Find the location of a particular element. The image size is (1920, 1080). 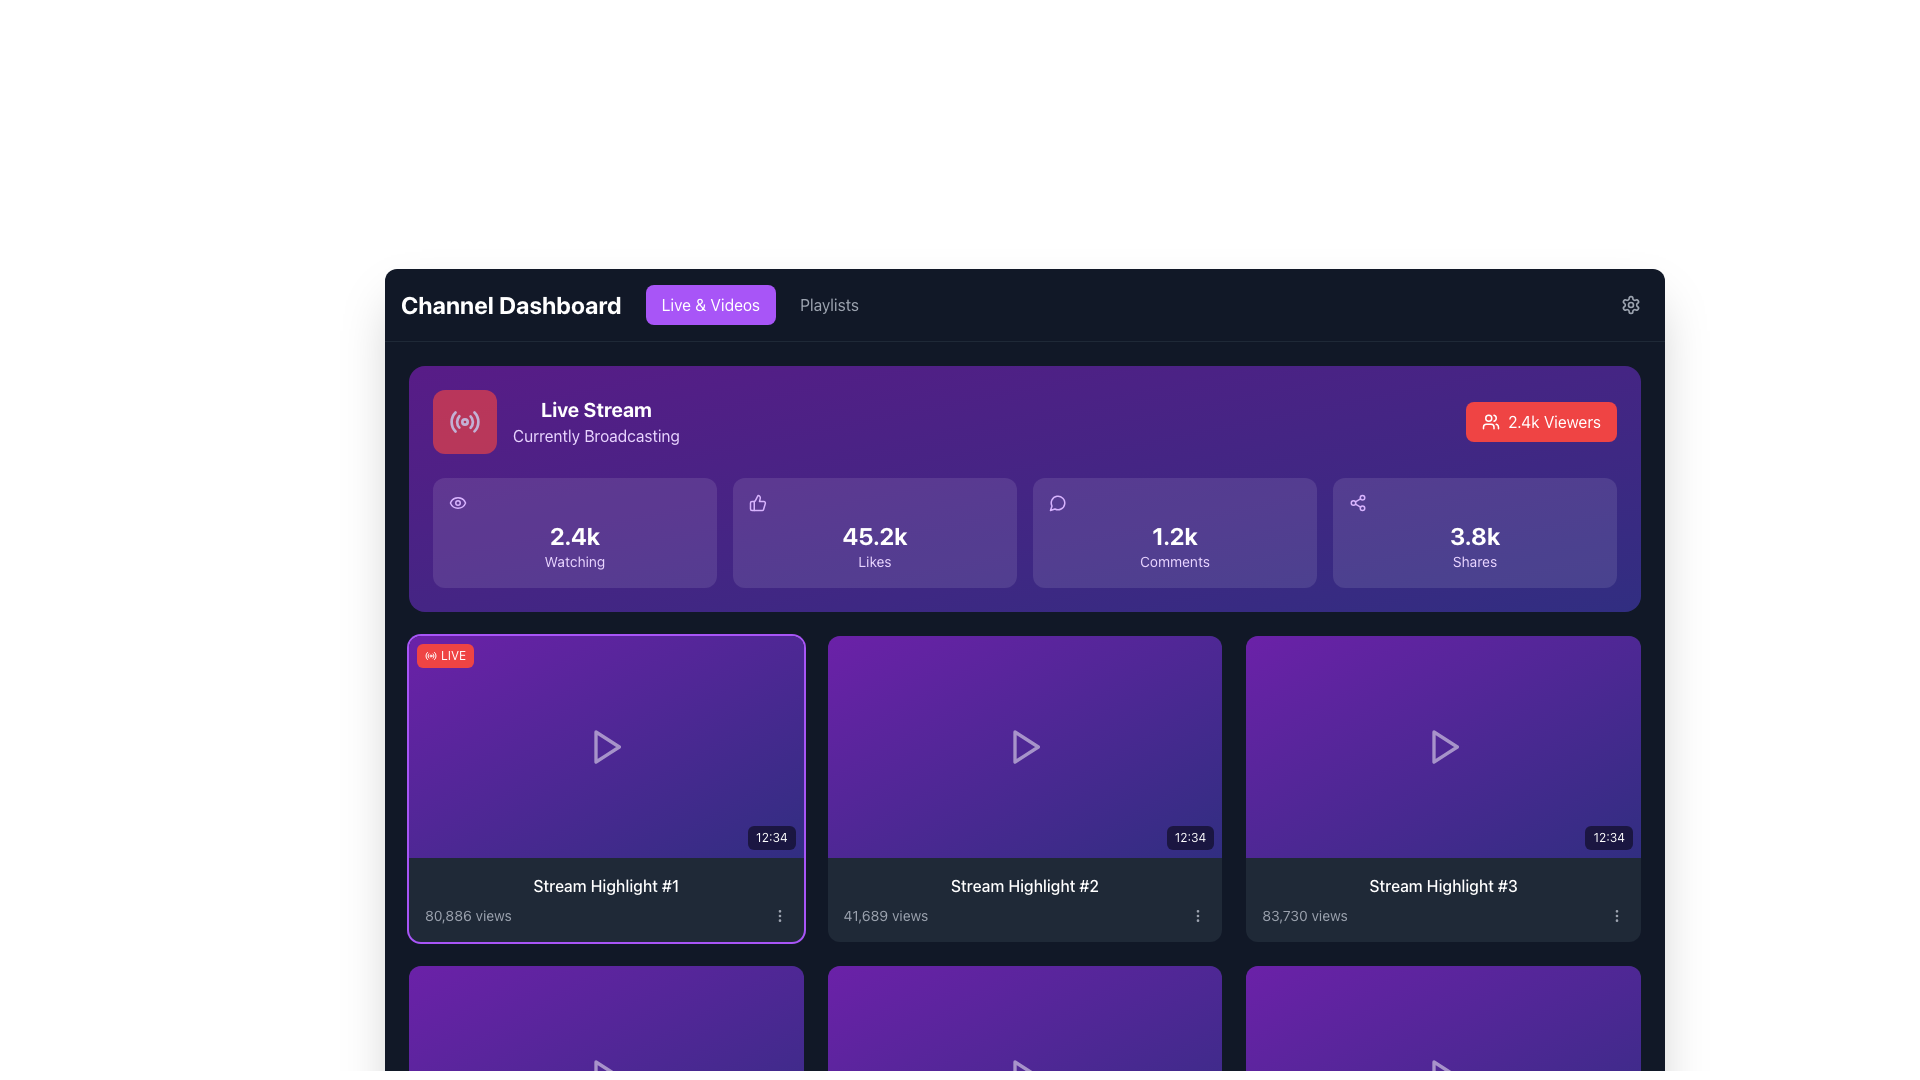

the clickable video thumbnail with a gradient background and a play icon at its center, located in the second row's second position beneath the 'Live Stream' section is located at coordinates (1024, 747).